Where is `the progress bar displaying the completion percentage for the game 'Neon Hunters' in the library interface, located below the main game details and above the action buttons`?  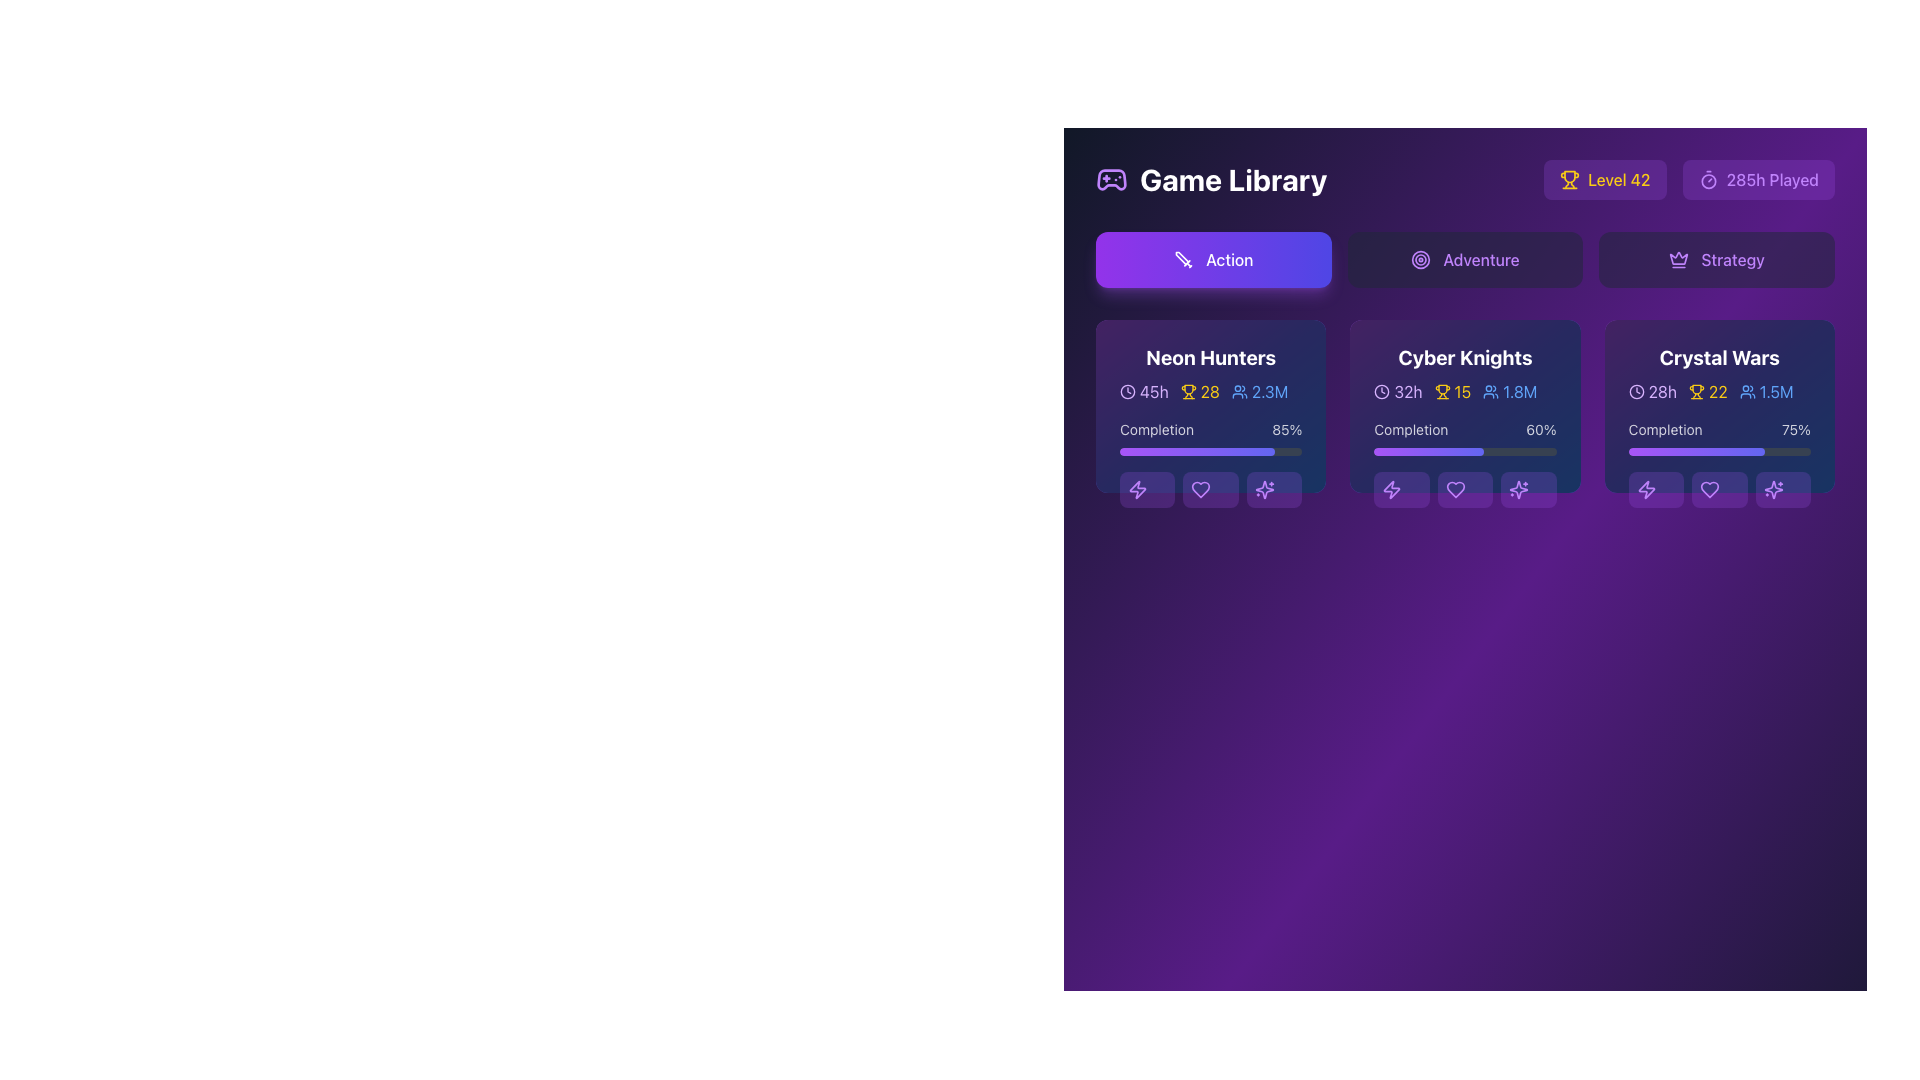
the progress bar displaying the completion percentage for the game 'Neon Hunters' in the library interface, located below the main game details and above the action buttons is located at coordinates (1210, 437).